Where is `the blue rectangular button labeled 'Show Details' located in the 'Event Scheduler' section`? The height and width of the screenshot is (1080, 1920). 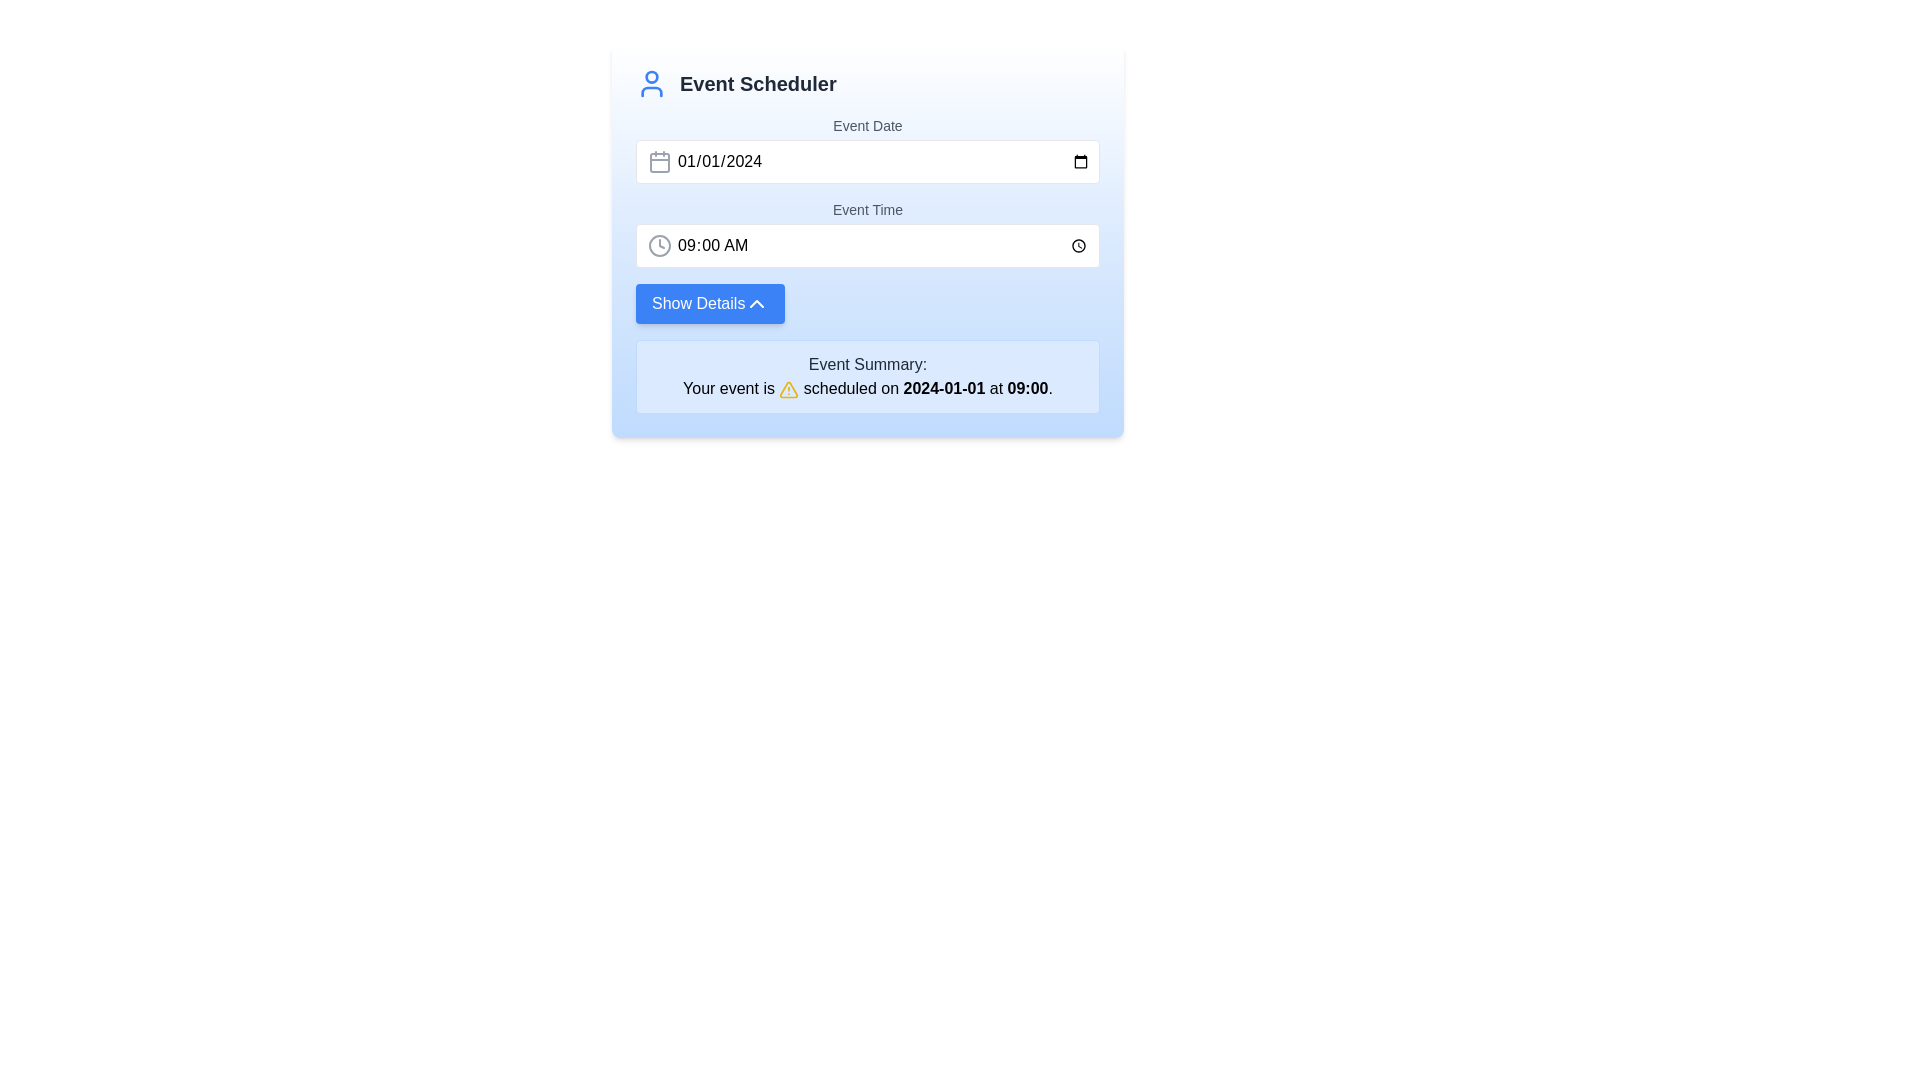 the blue rectangular button labeled 'Show Details' located in the 'Event Scheduler' section is located at coordinates (710, 304).